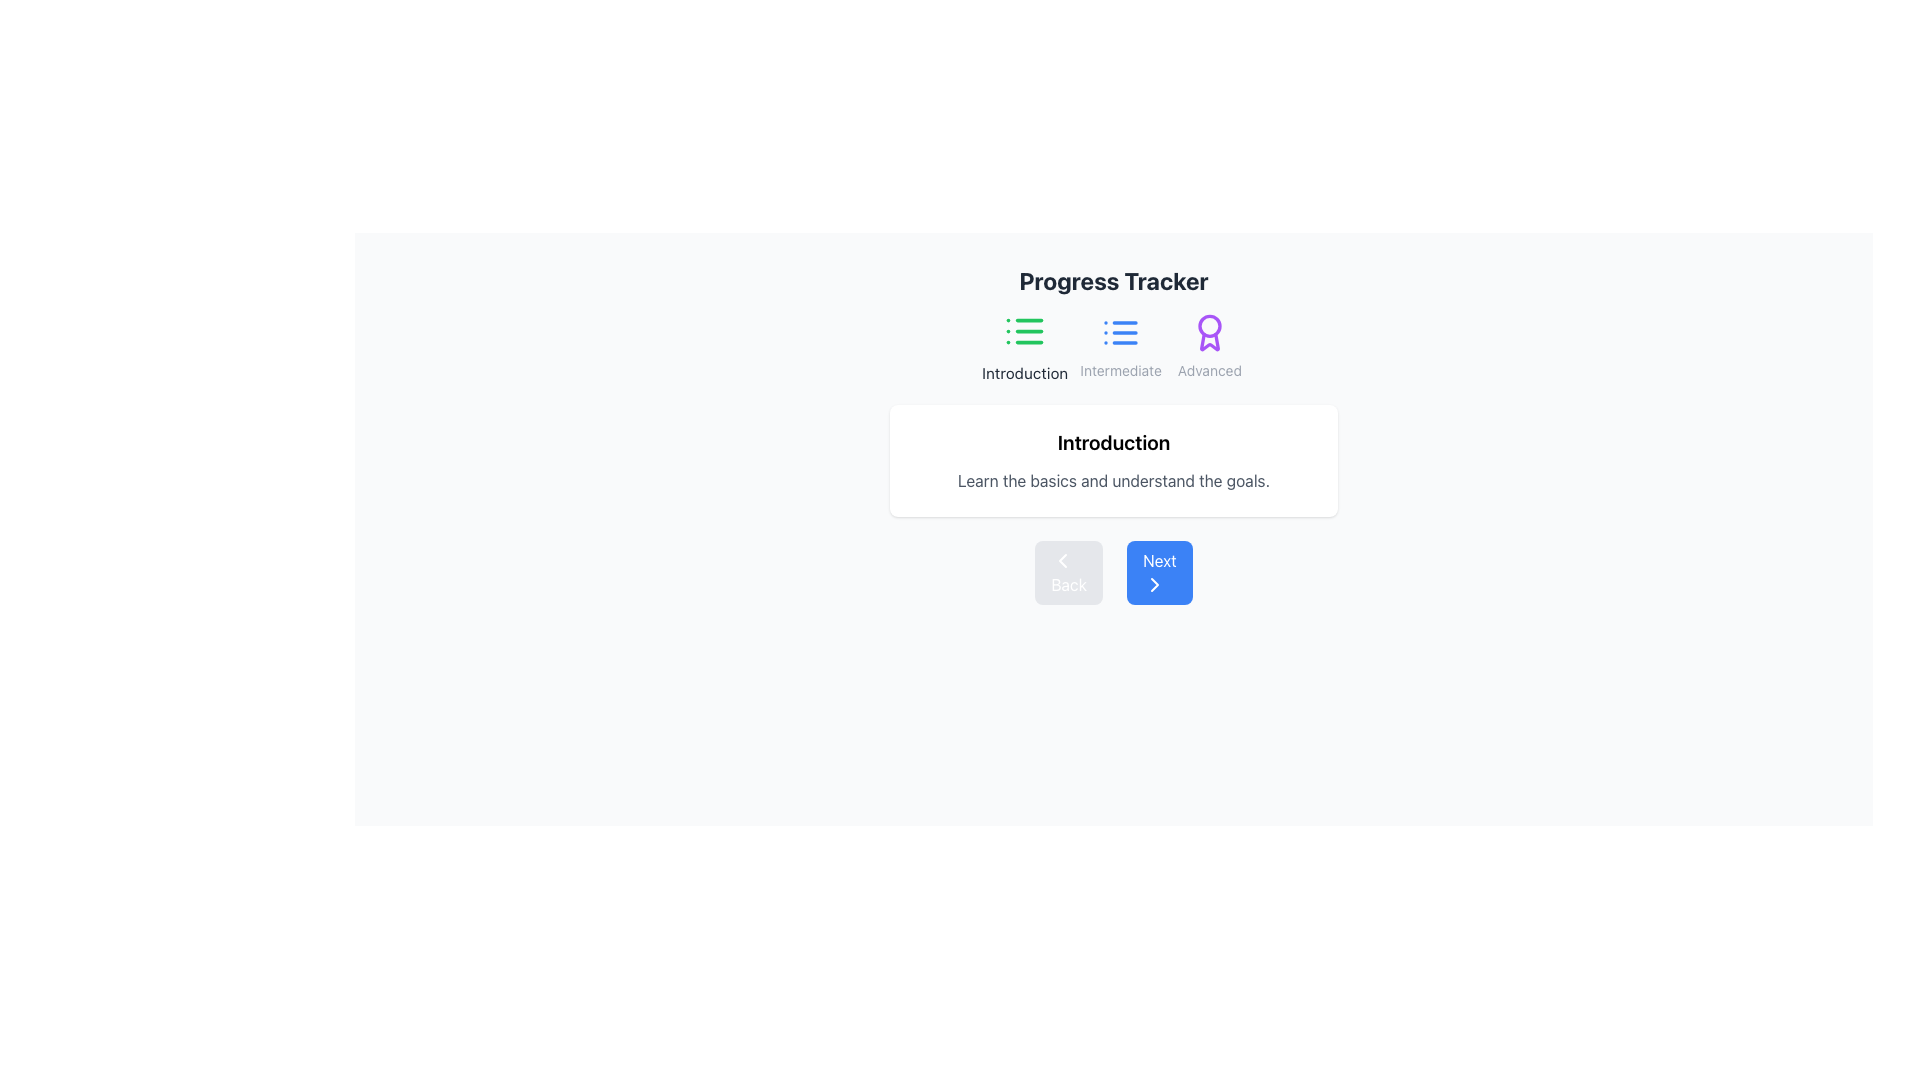 This screenshot has height=1080, width=1920. What do you see at coordinates (1025, 330) in the screenshot?
I see `the green list icon with three horizontal lines and three circles` at bounding box center [1025, 330].